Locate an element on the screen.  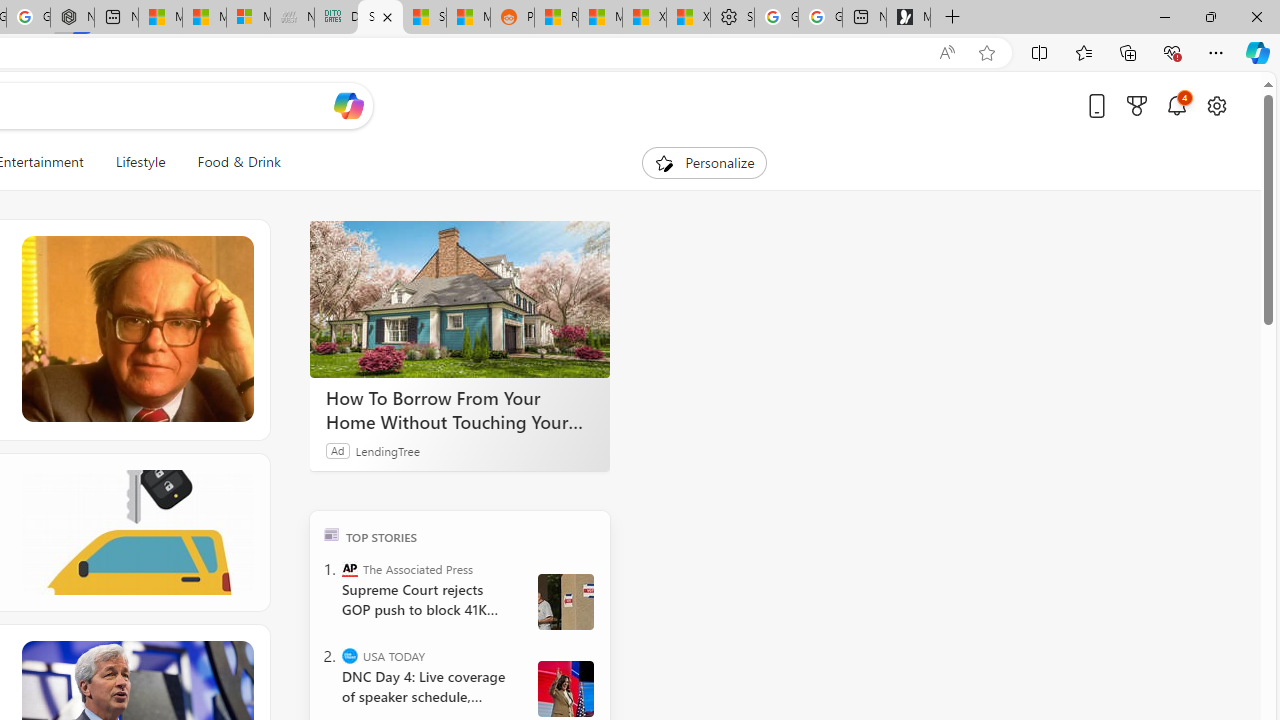
'Open settings' is located at coordinates (1215, 105).